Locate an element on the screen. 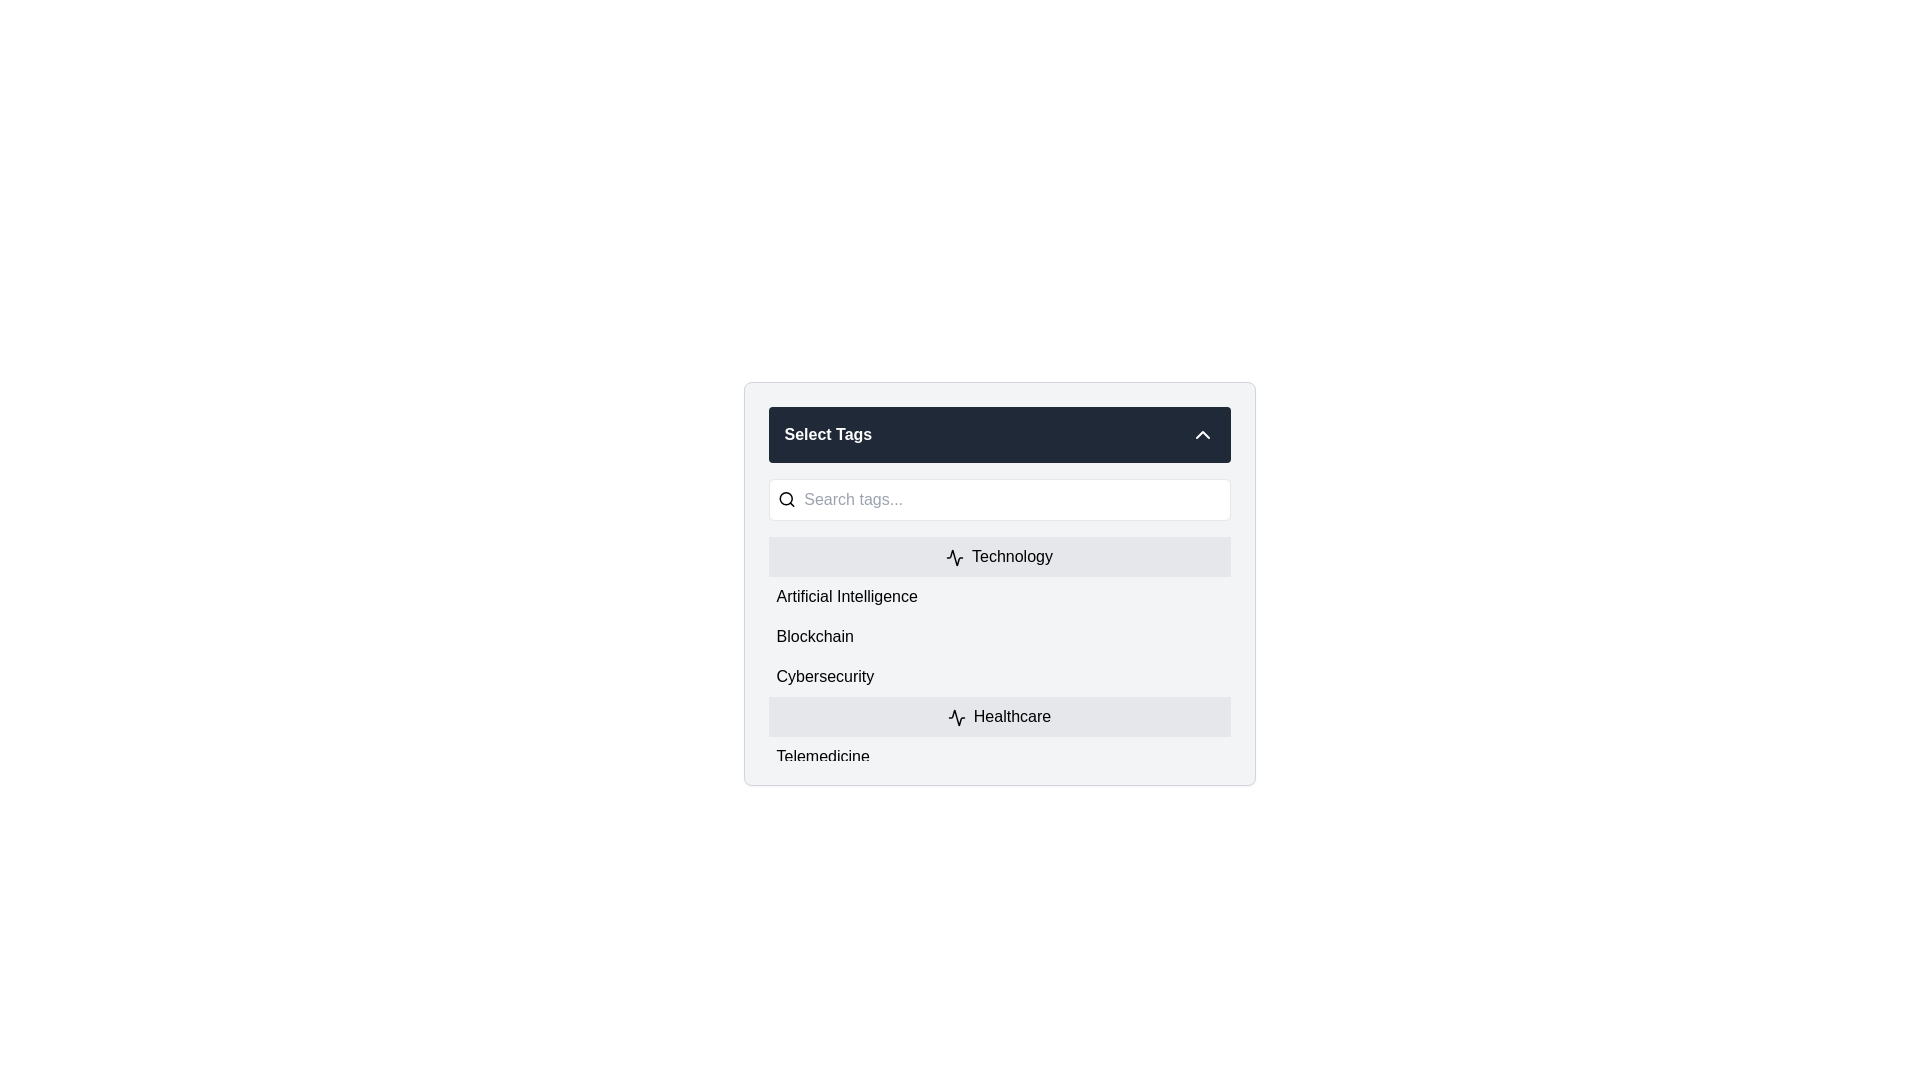  the 'Blockchain' clickable list item in the 'Select Tags' group is located at coordinates (999, 636).